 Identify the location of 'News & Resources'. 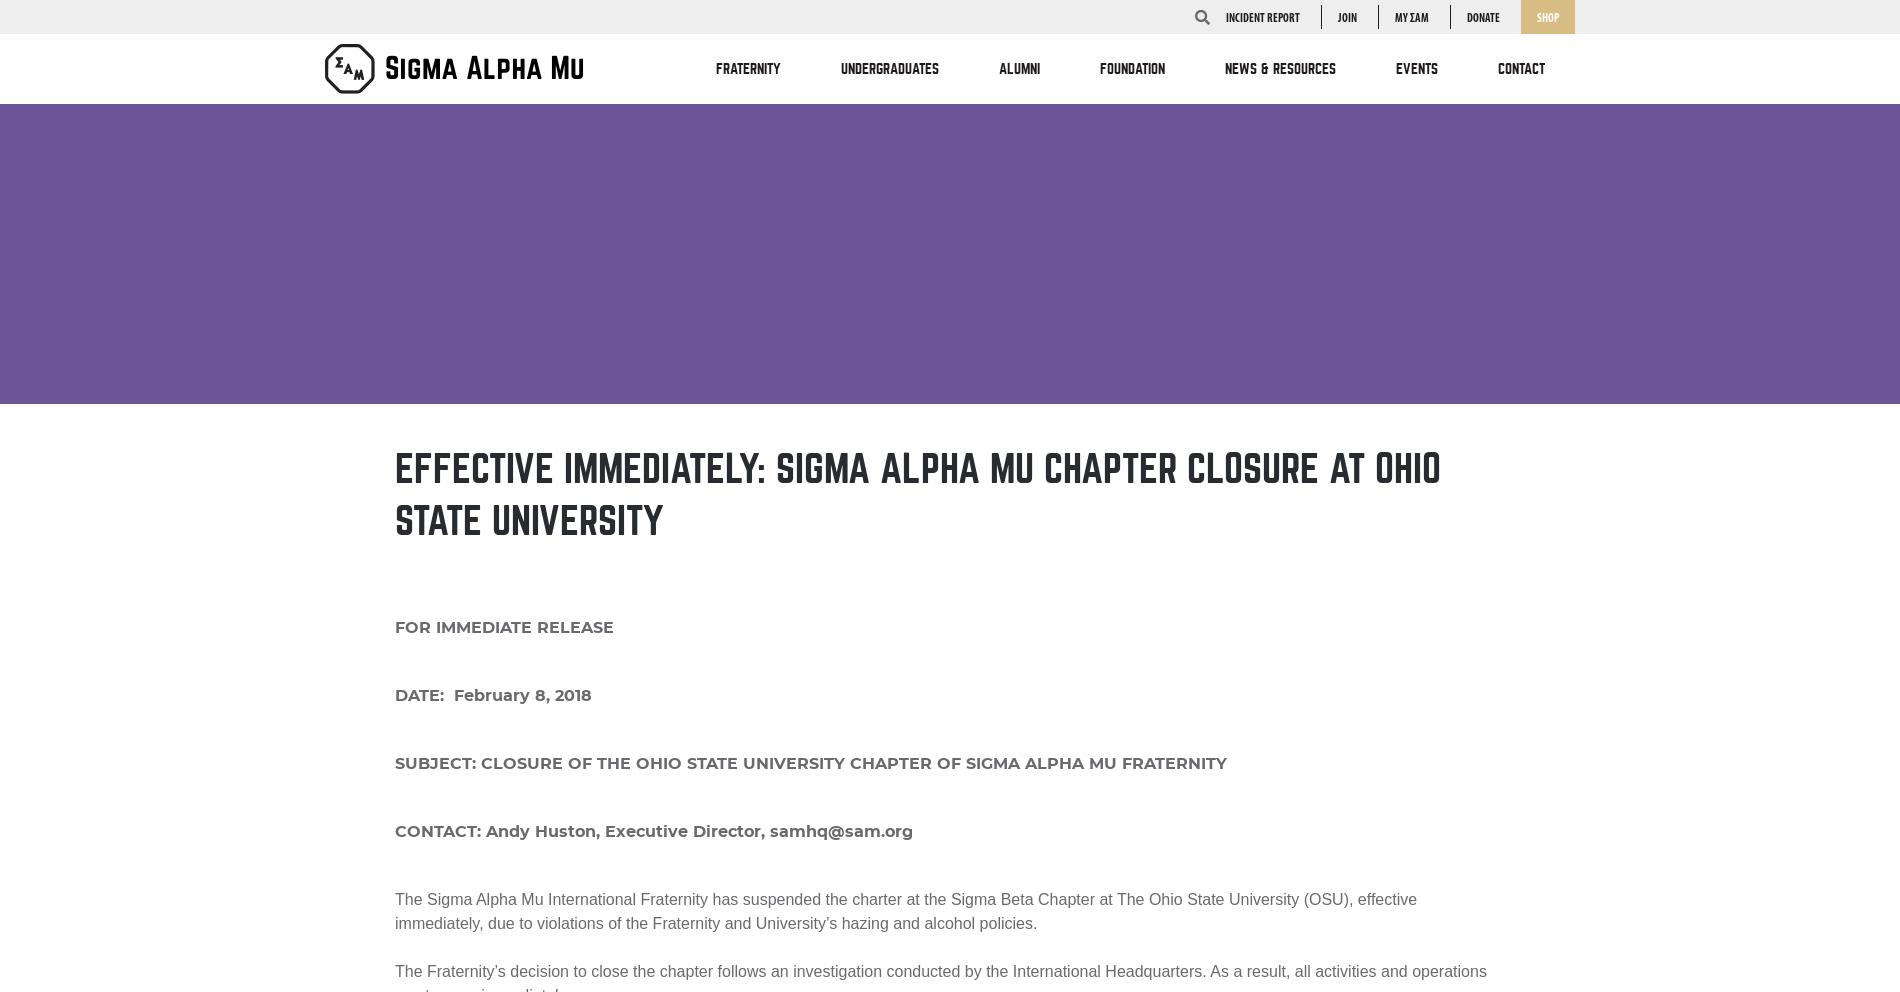
(1223, 69).